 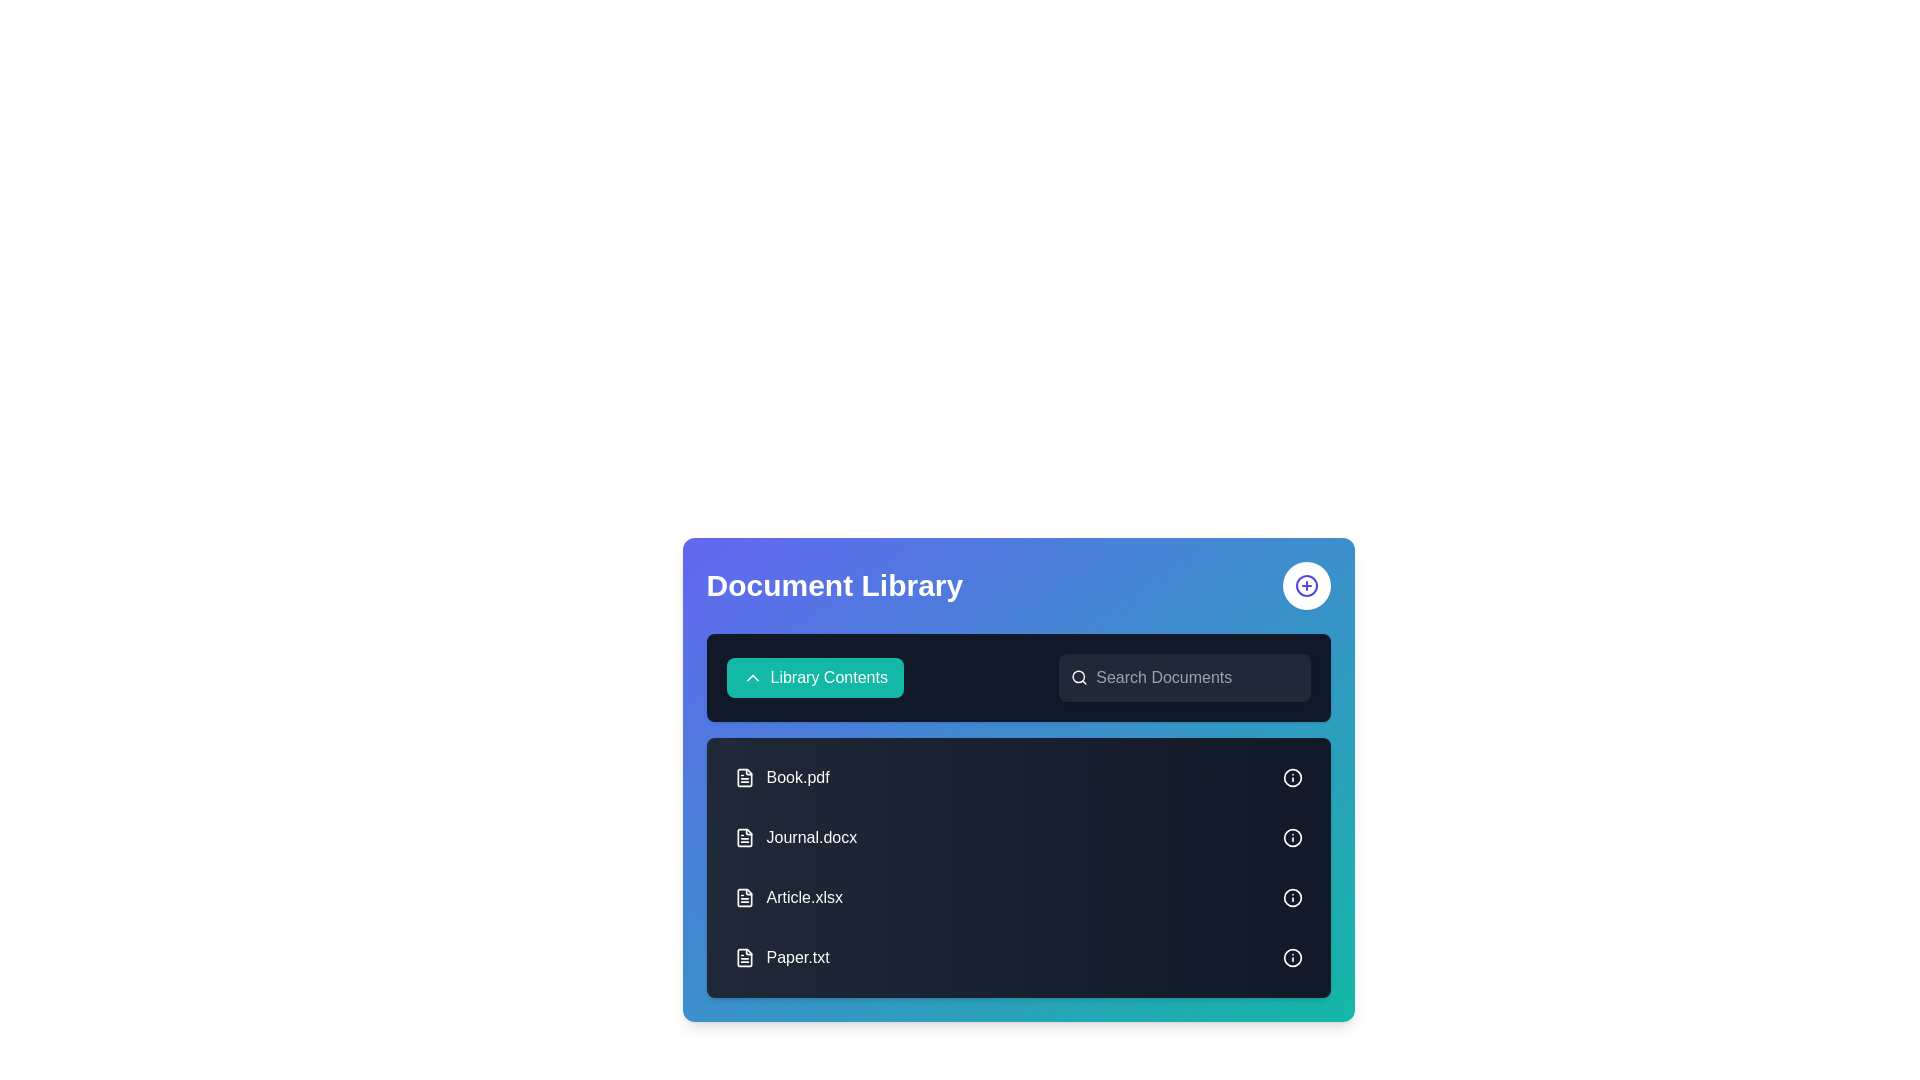 I want to click on the document icon representing 'Book.pdf' in the 'Document Library' interface, which is the first item in the file list, so click(x=743, y=777).